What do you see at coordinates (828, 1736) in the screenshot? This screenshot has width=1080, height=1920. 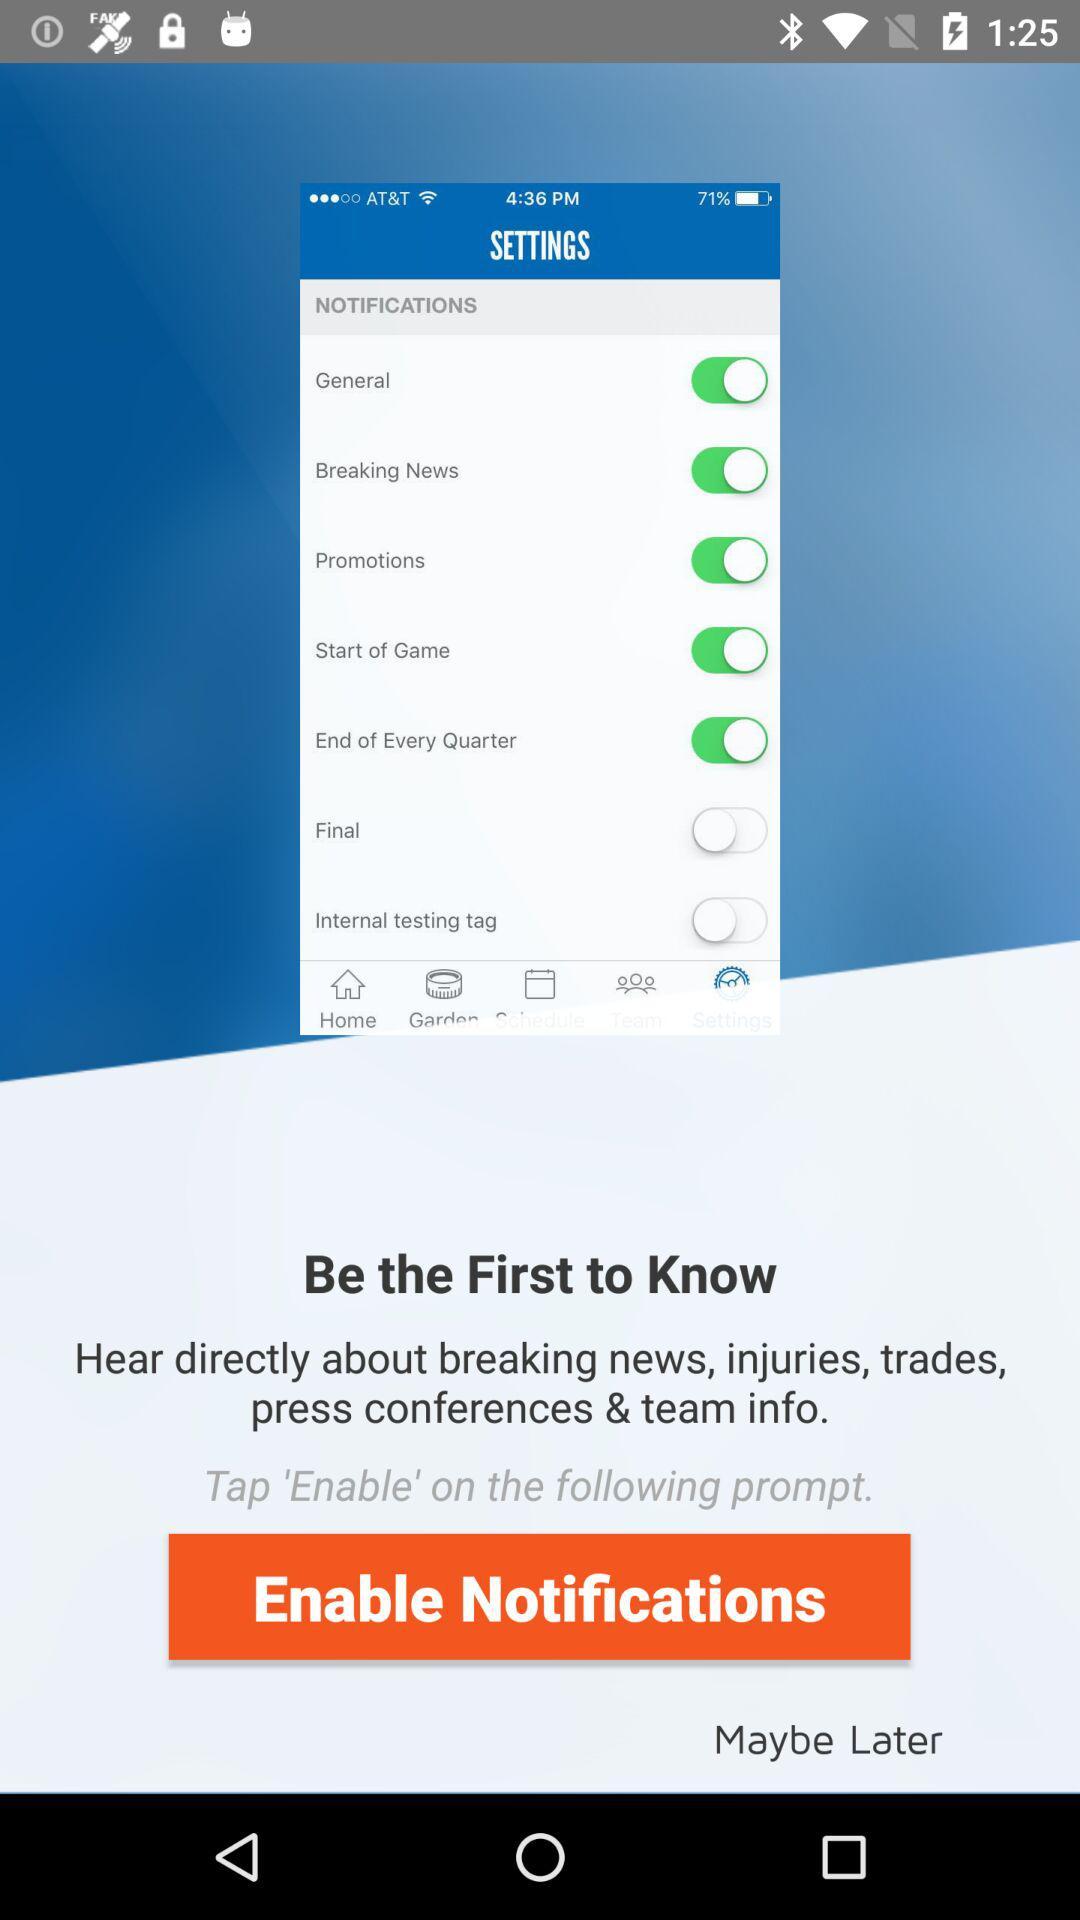 I see `icon below the enable notifications item` at bounding box center [828, 1736].